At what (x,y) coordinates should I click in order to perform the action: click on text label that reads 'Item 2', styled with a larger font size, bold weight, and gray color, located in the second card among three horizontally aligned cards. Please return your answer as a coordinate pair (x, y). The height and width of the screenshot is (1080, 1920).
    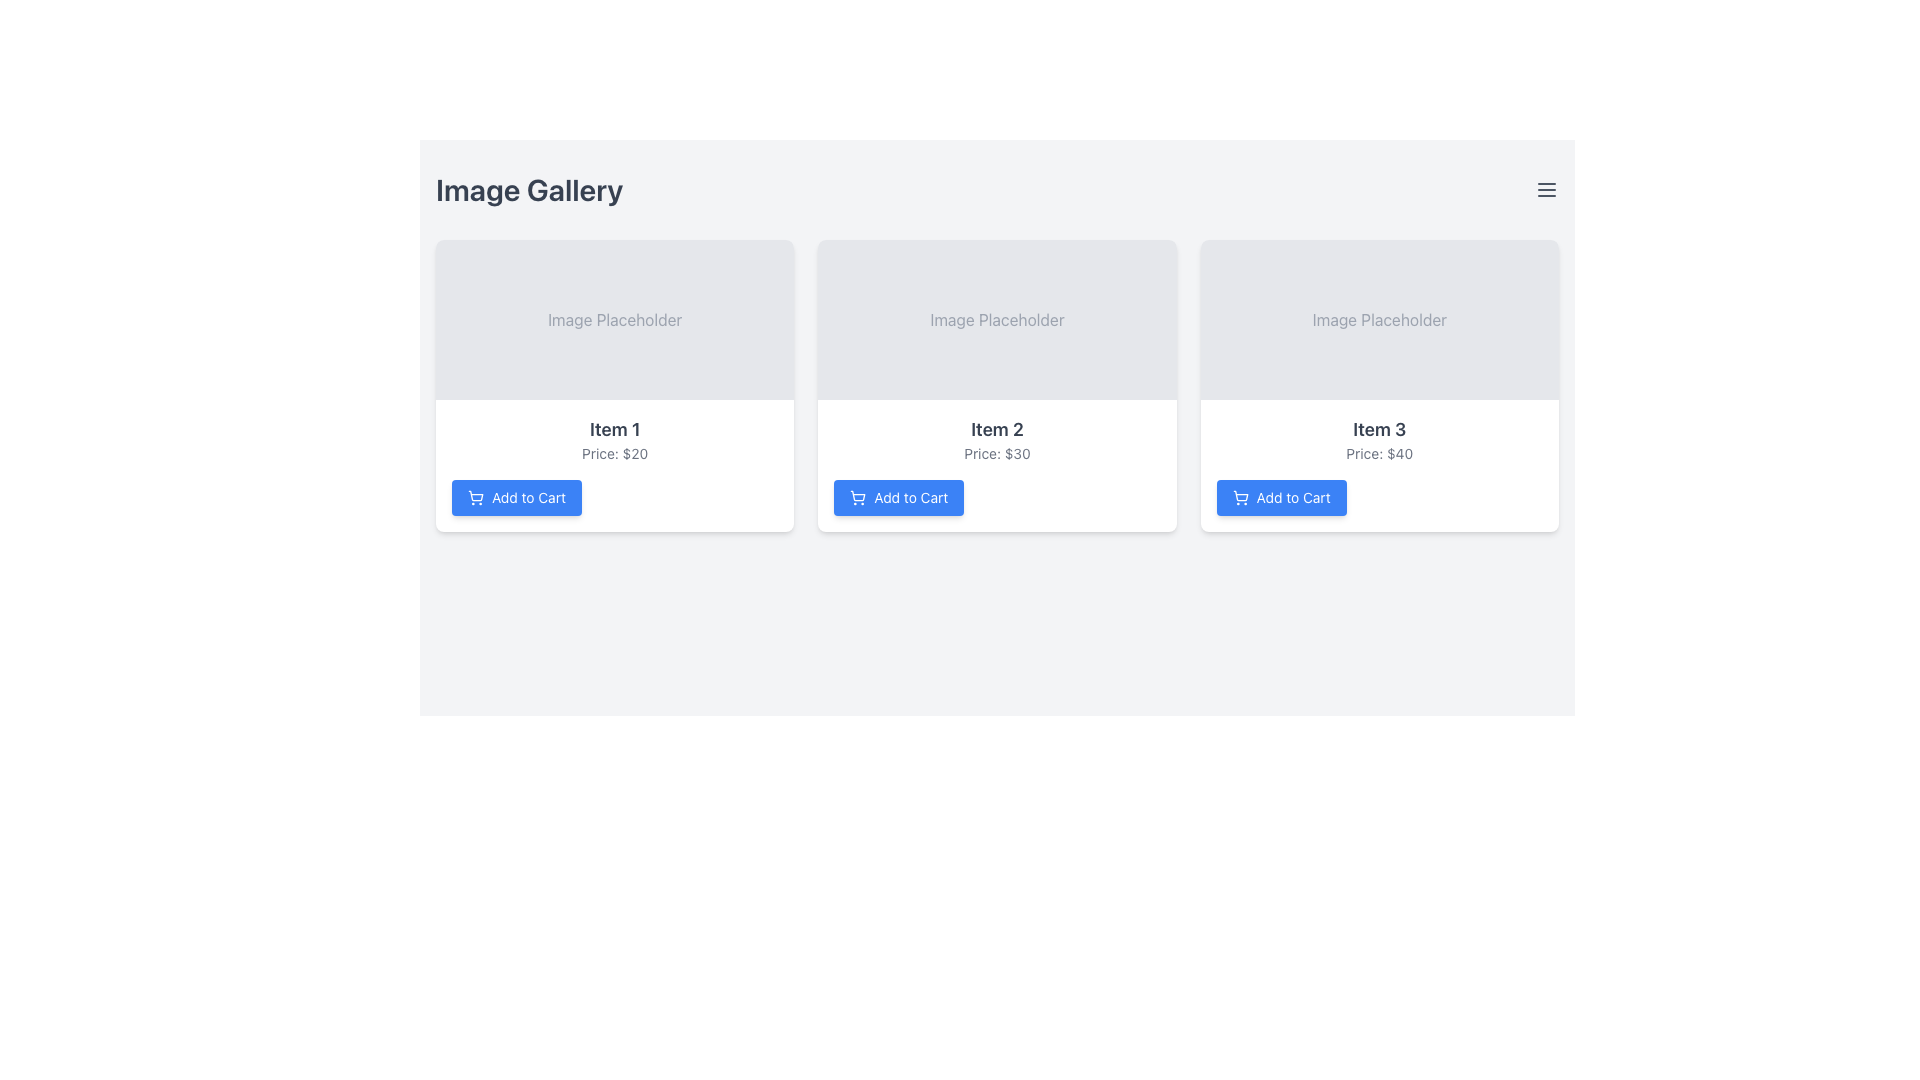
    Looking at the image, I should click on (997, 428).